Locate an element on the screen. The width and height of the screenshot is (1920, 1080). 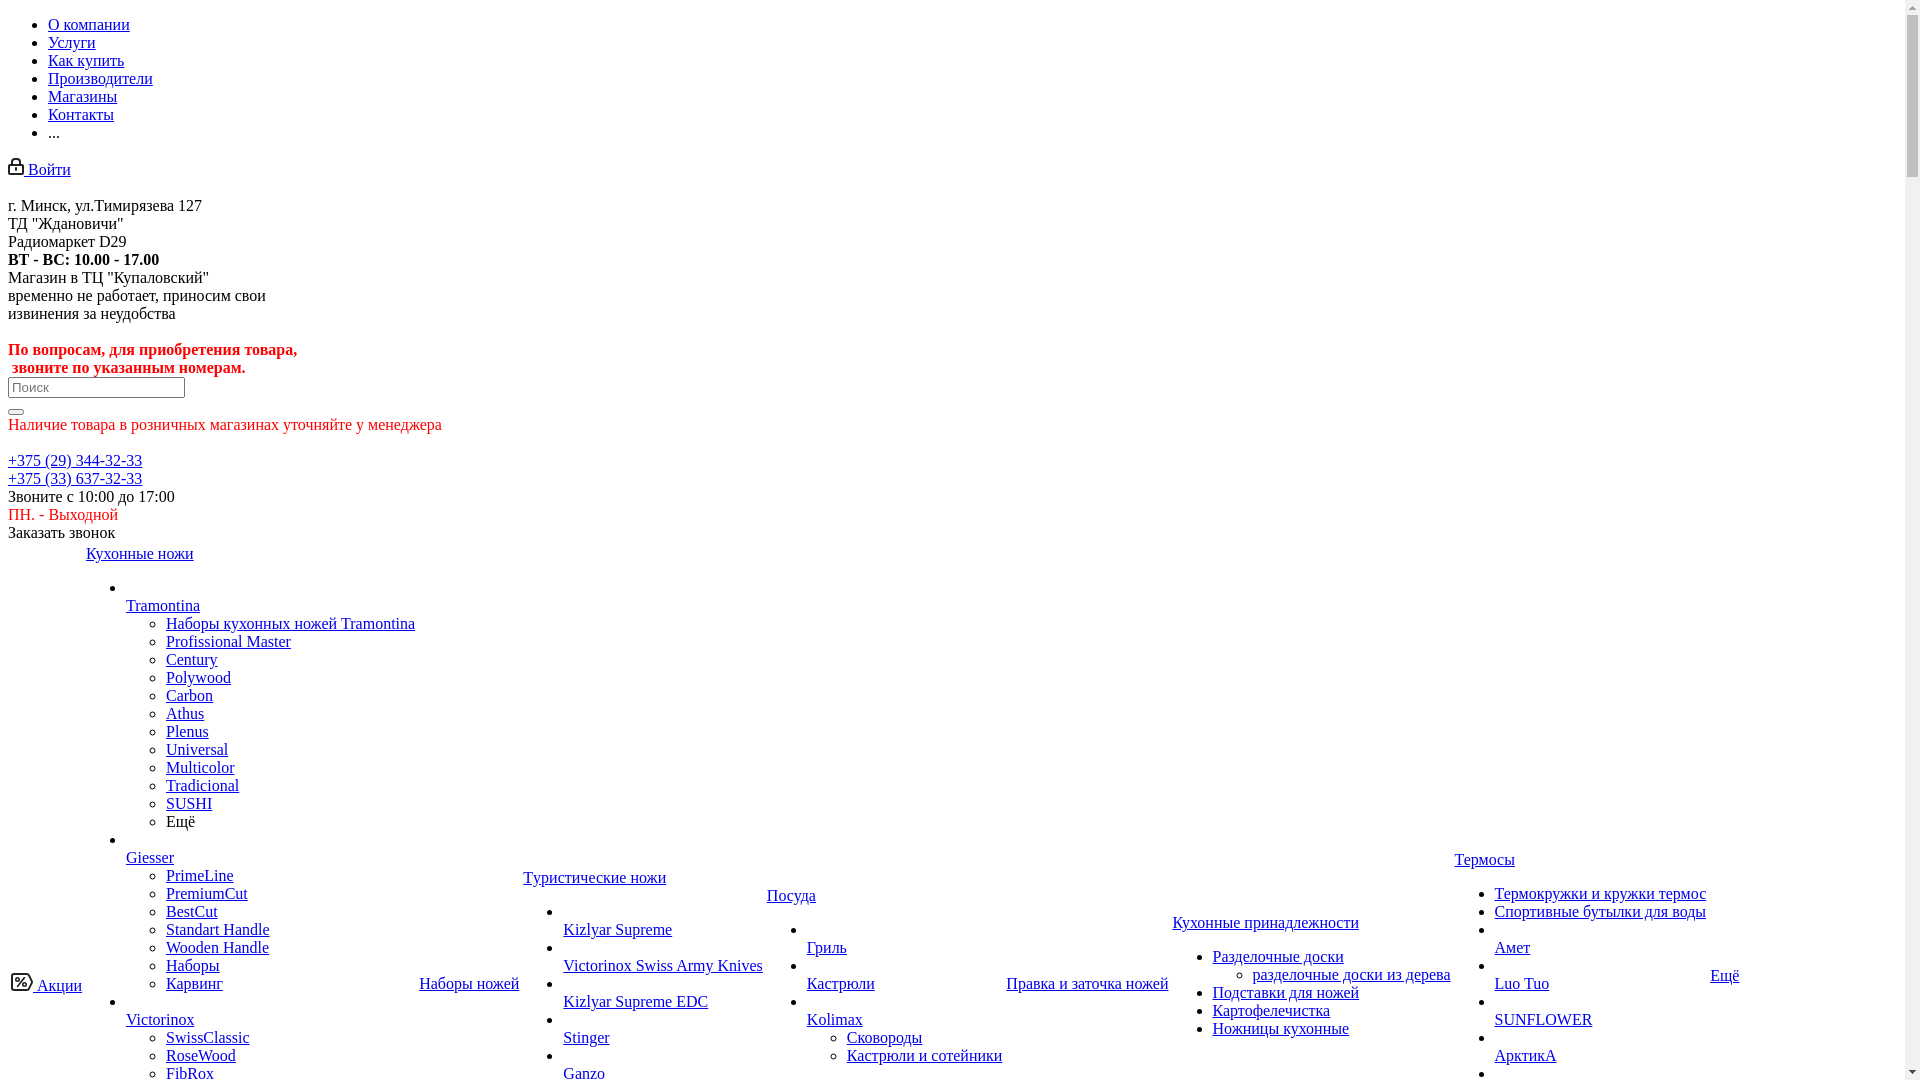
'Profissional Master' is located at coordinates (228, 641).